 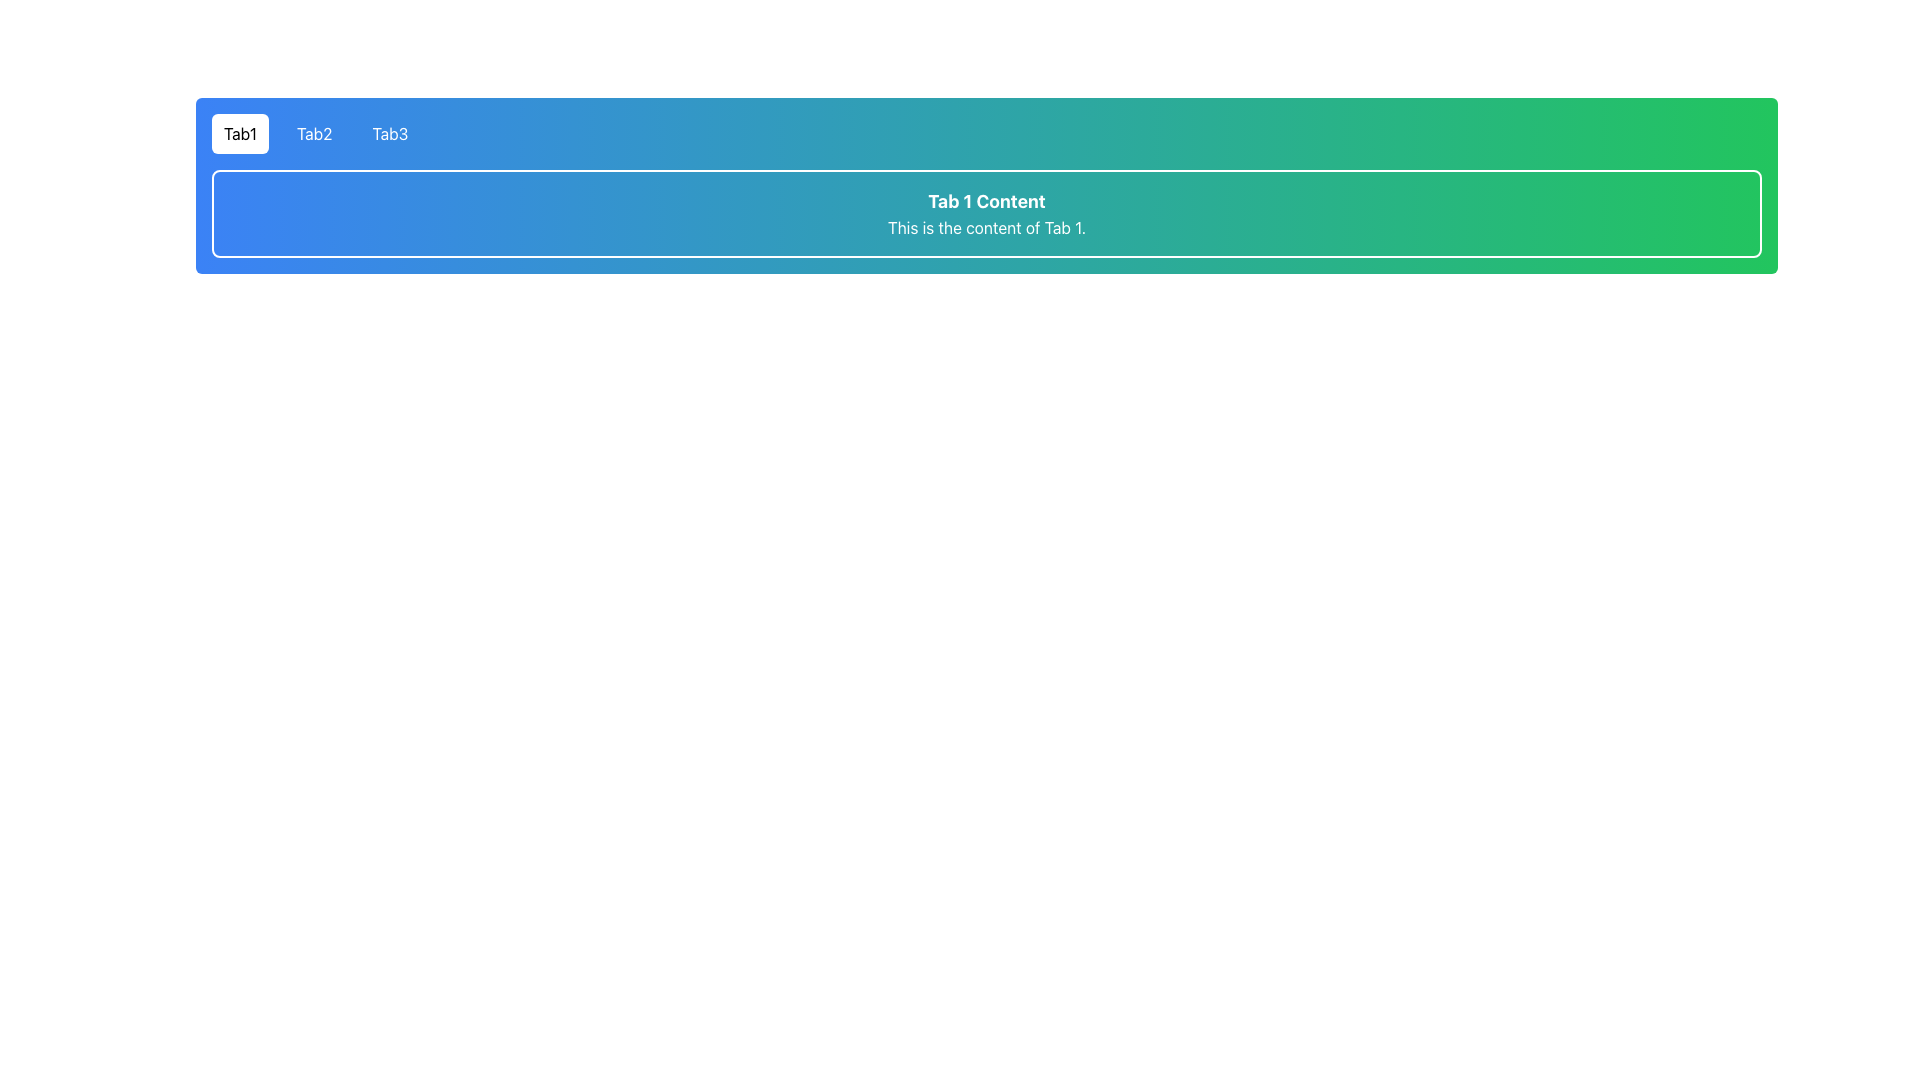 I want to click on the Text Display Panel that displays 'Tab 1 Content' and 'This is the content of Tab 1.' with a gradient background from blue to green, so click(x=987, y=213).